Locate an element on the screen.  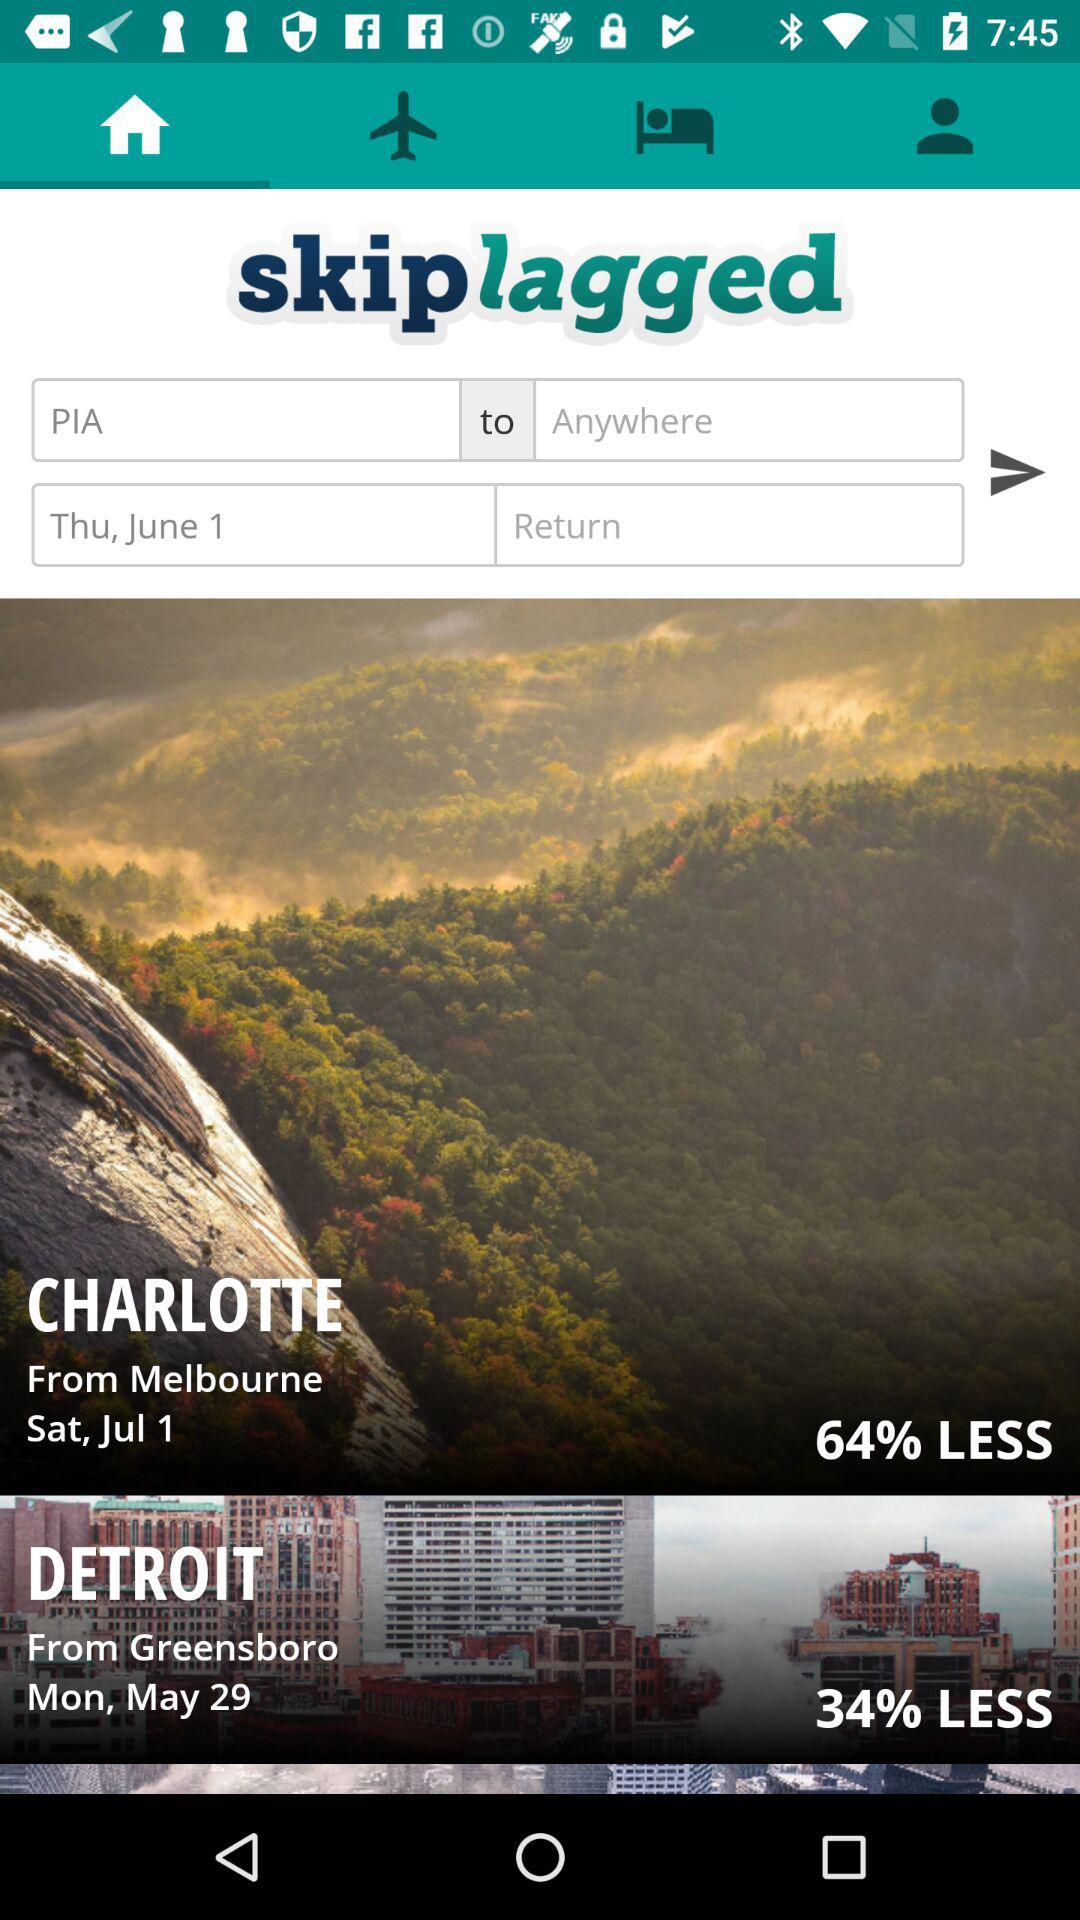
item below the to icon is located at coordinates (265, 524).